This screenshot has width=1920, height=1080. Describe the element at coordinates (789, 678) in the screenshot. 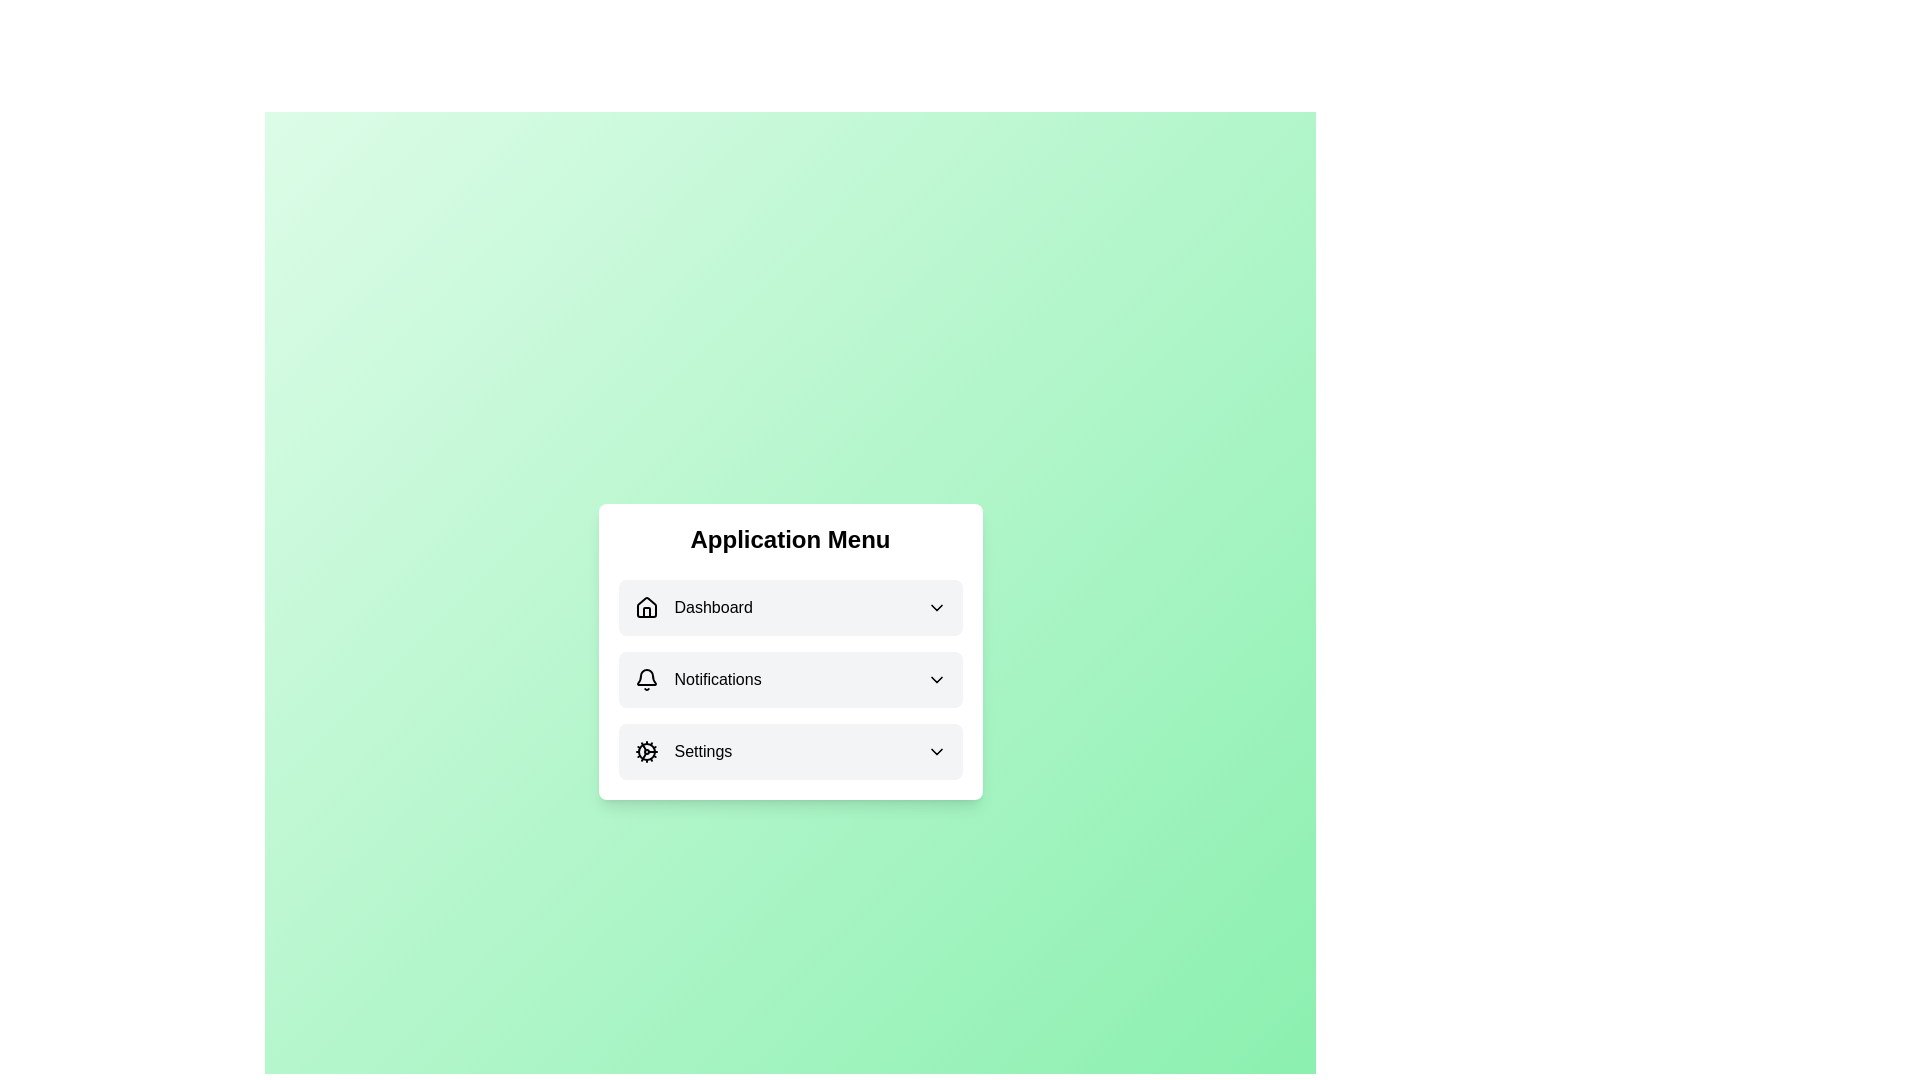

I see `the interactive tab located in the vertical navigation menu that grants access to notification settings, positioned between the 'Dashboard' and 'Settings' options` at that location.